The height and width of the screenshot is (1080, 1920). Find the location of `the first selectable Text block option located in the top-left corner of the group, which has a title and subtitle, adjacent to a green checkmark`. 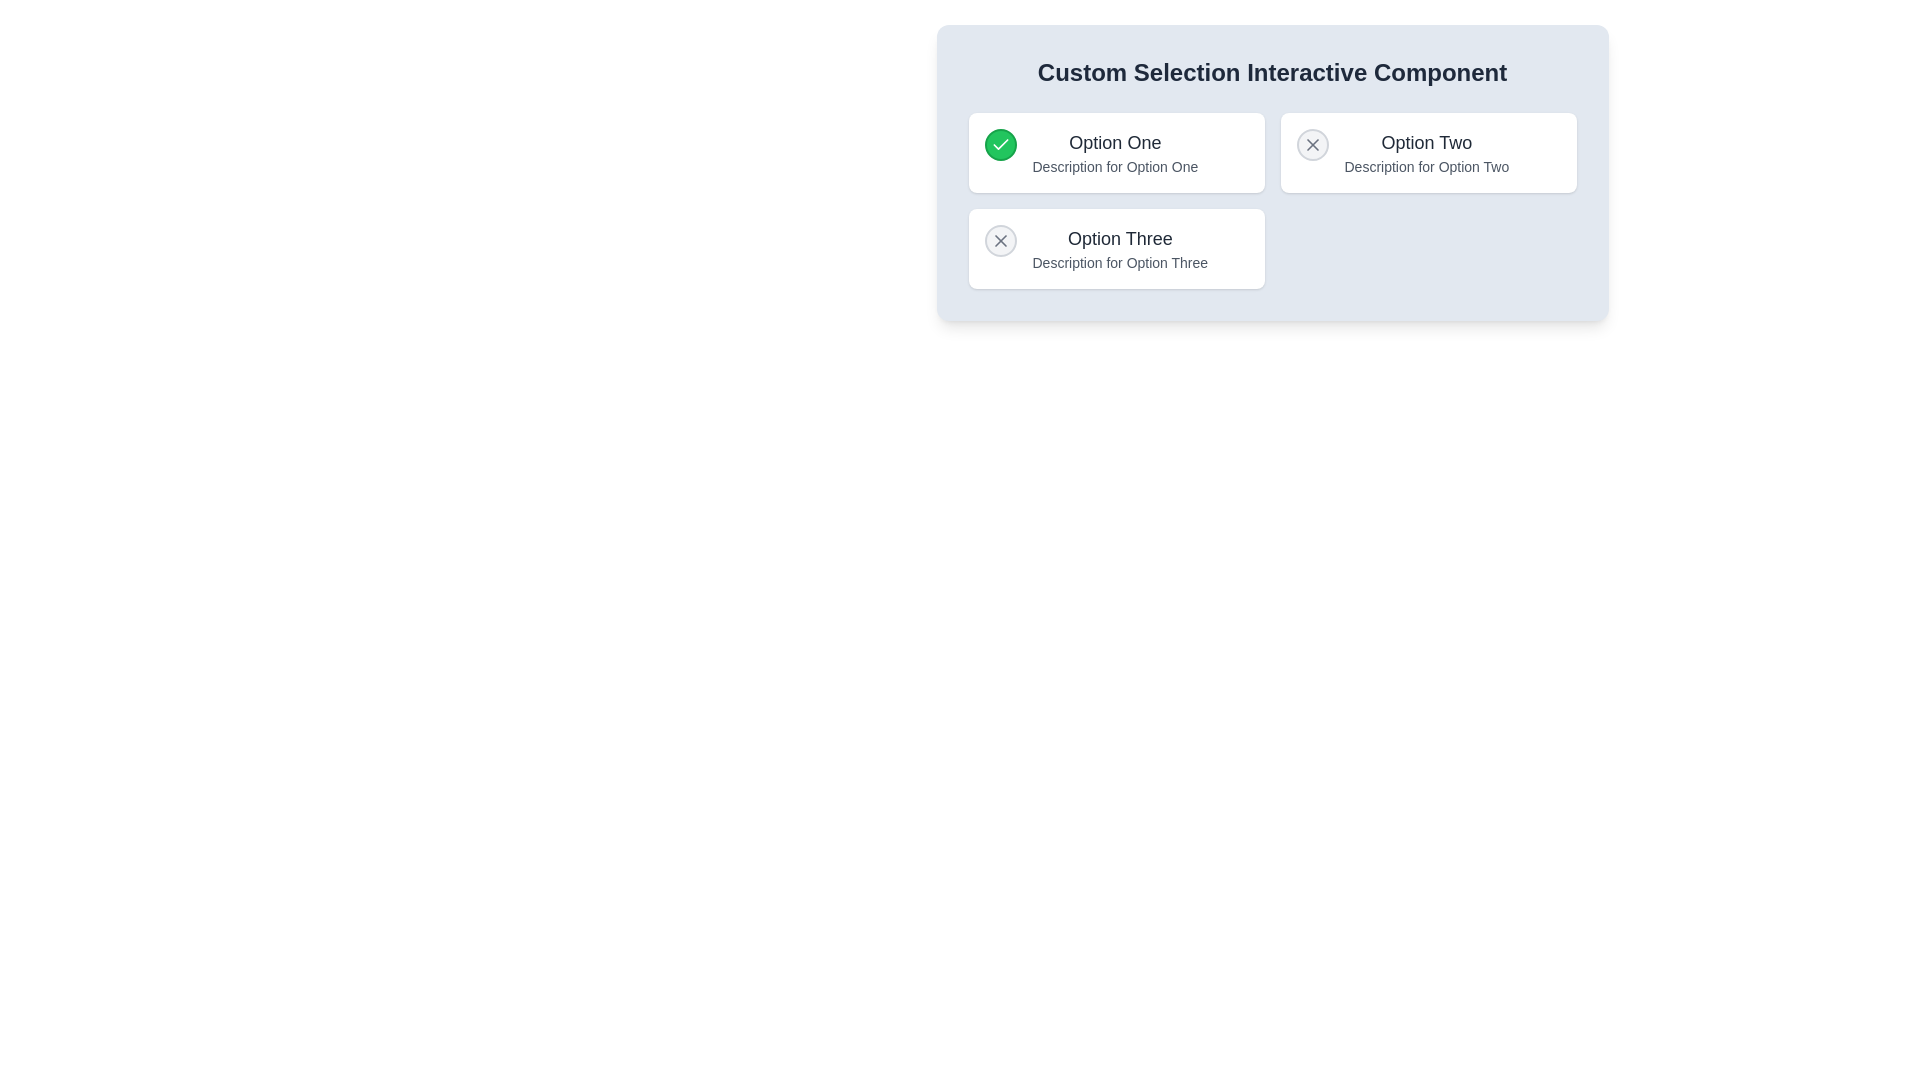

the first selectable Text block option located in the top-left corner of the group, which has a title and subtitle, adjacent to a green checkmark is located at coordinates (1114, 152).